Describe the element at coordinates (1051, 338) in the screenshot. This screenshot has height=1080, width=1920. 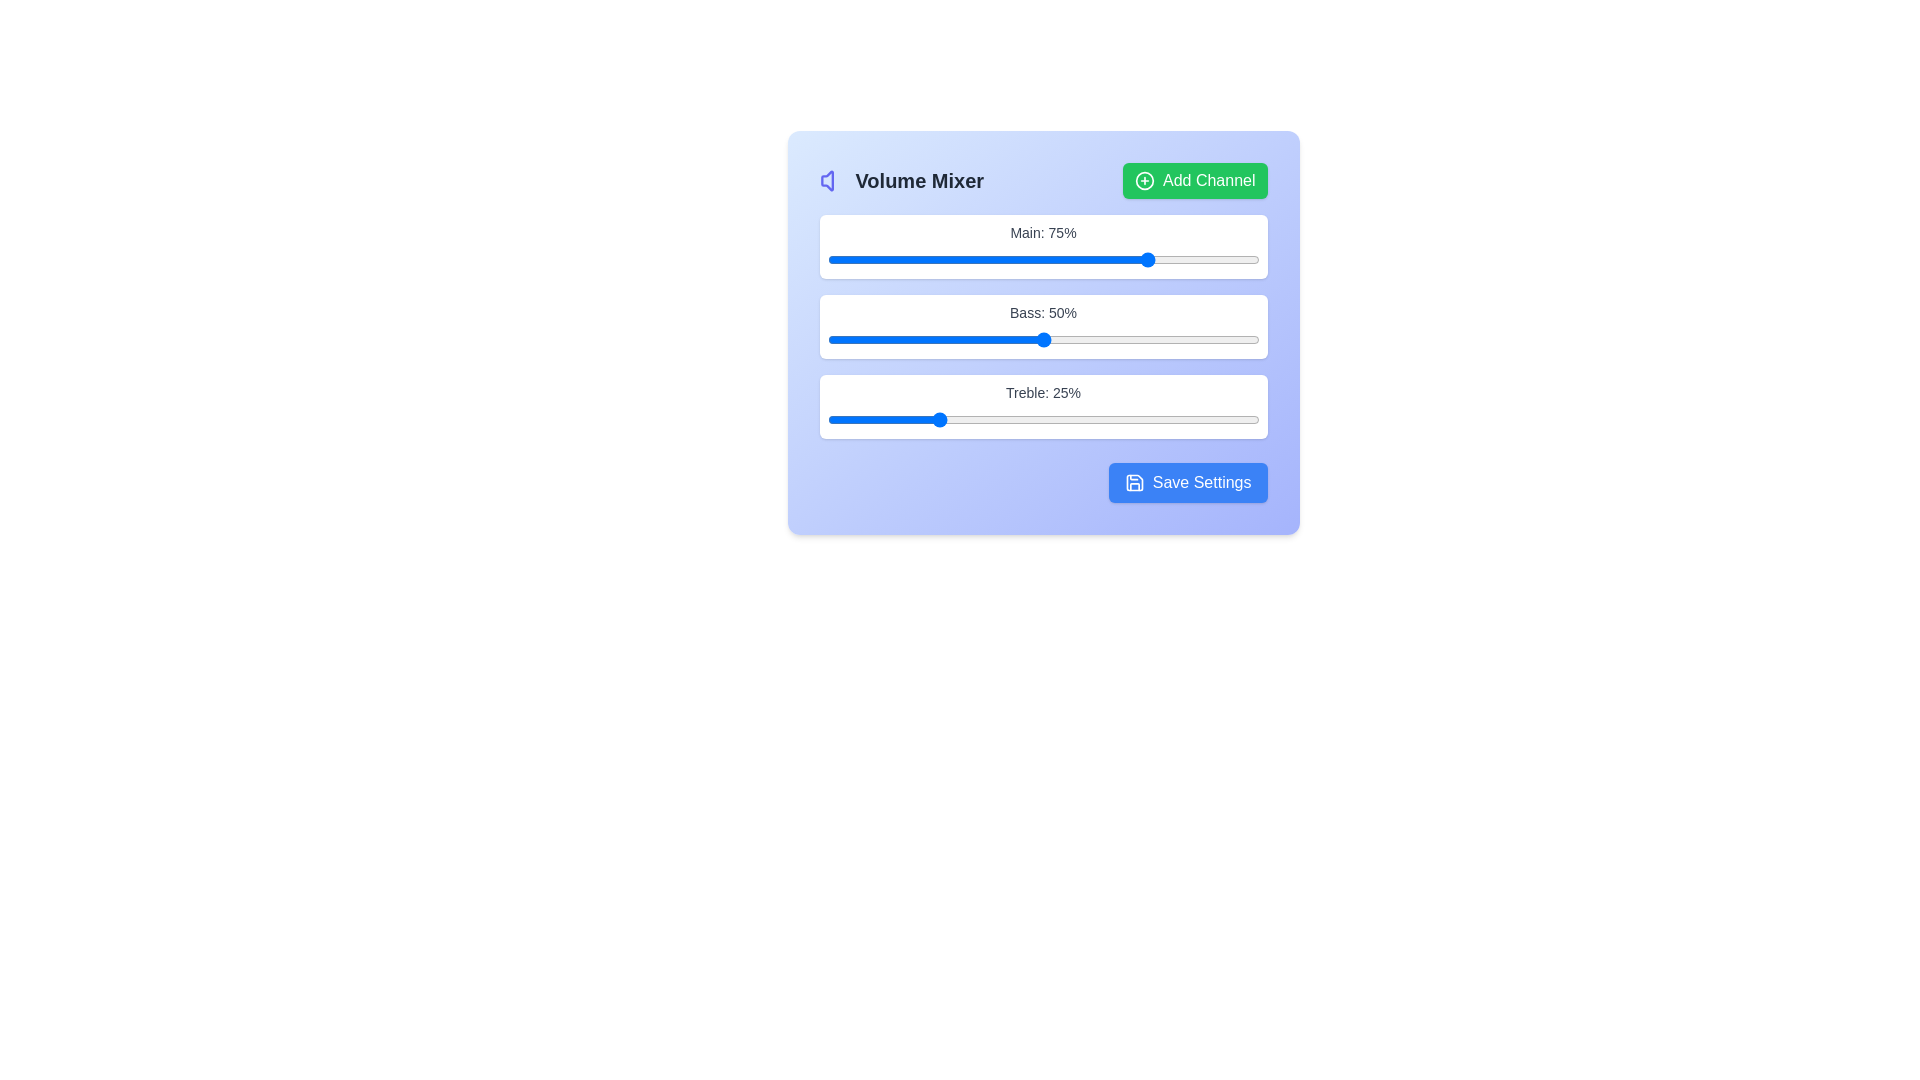
I see `bass level` at that location.